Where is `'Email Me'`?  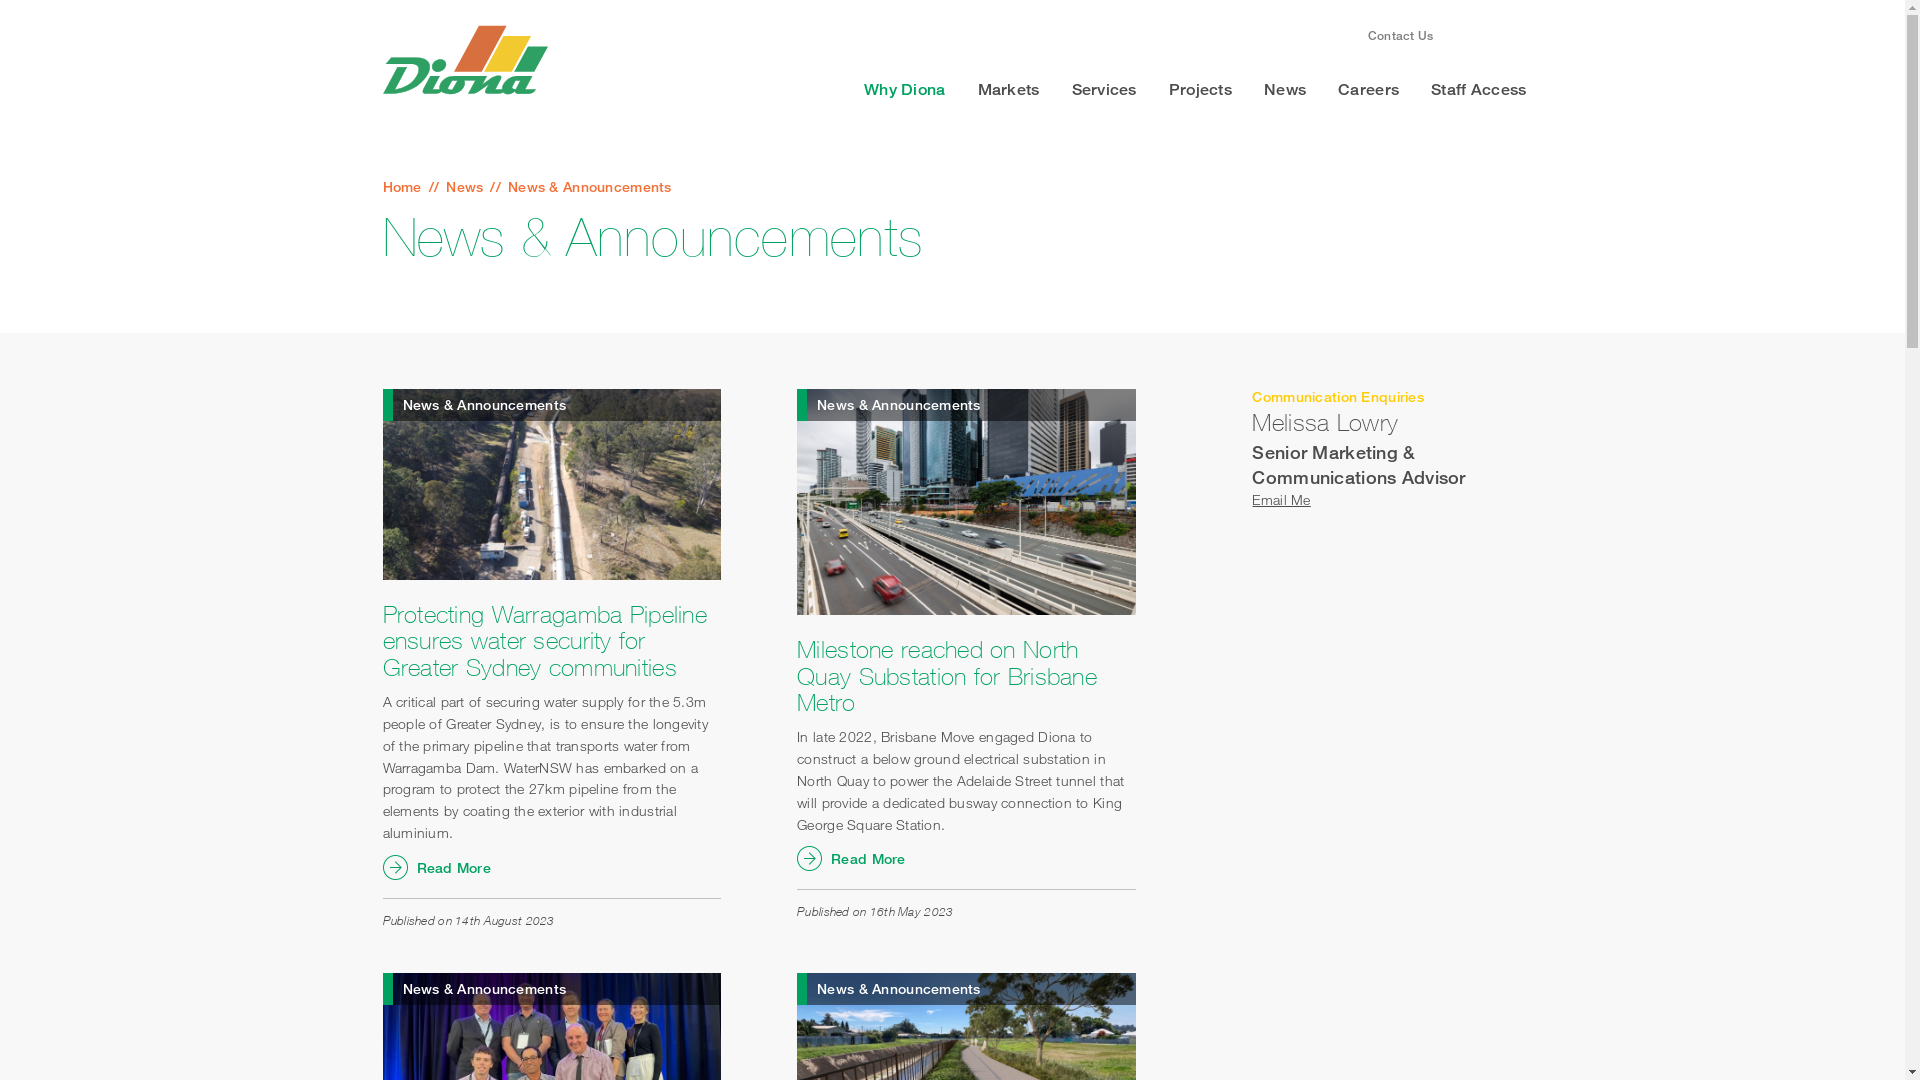 'Email Me' is located at coordinates (1251, 498).